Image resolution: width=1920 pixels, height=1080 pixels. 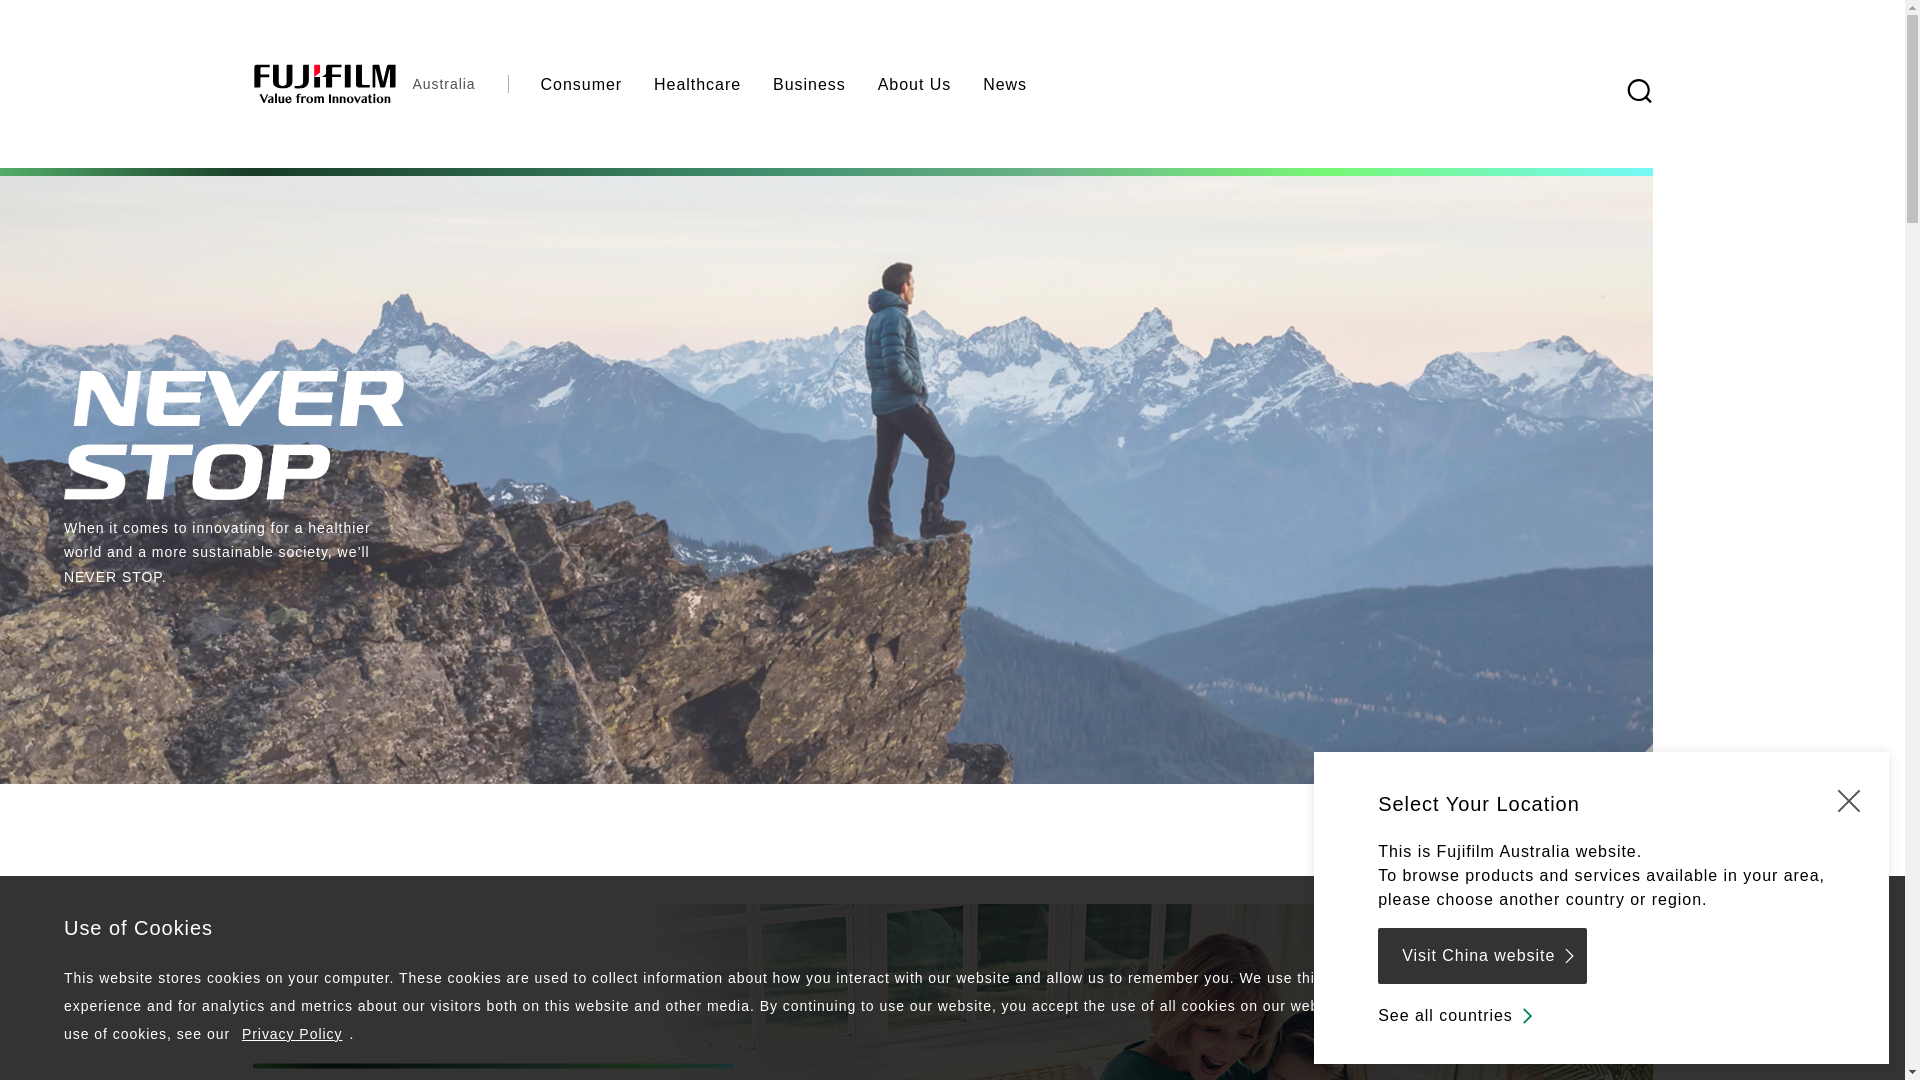 What do you see at coordinates (1457, 1015) in the screenshot?
I see `'See all countries'` at bounding box center [1457, 1015].